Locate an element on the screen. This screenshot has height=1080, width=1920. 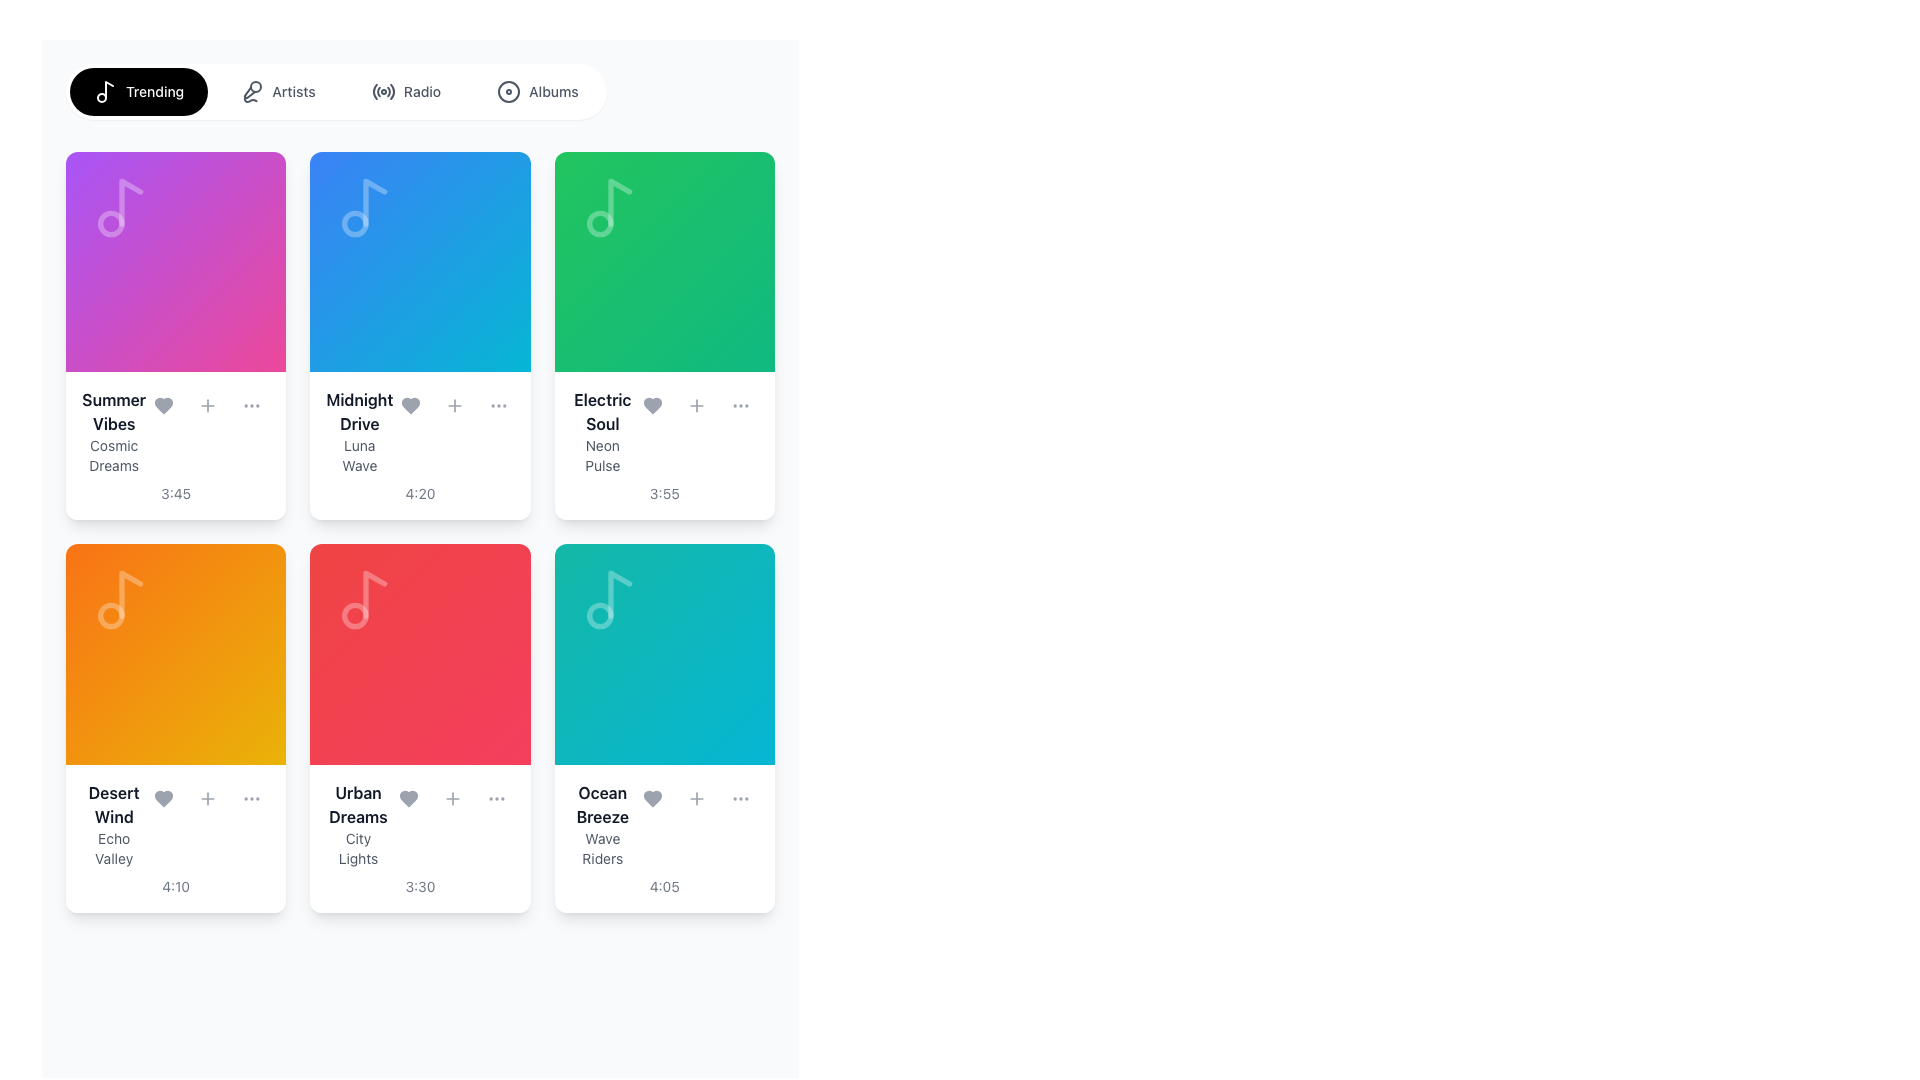
the '+' icon button located at the top-right corner of the 'Urban Dreams' card in the second row of the grid layout is located at coordinates (451, 797).